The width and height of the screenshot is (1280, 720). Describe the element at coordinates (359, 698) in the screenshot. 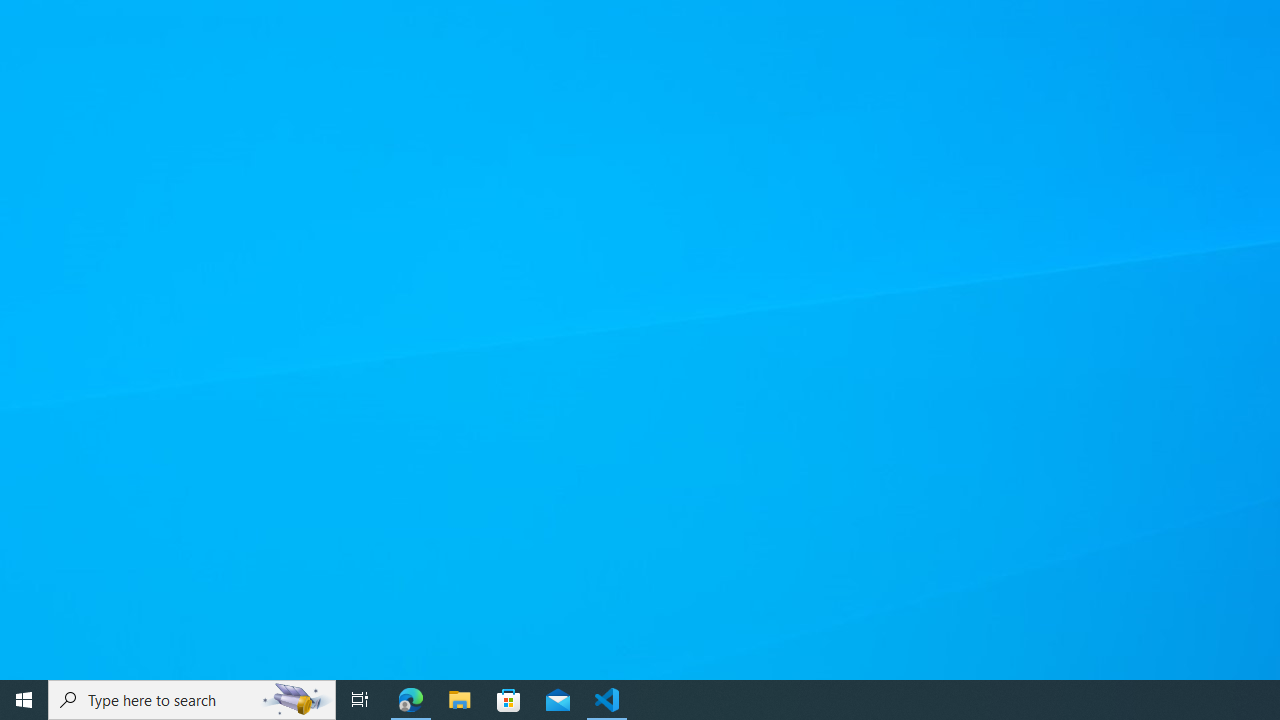

I see `'Task View'` at that location.